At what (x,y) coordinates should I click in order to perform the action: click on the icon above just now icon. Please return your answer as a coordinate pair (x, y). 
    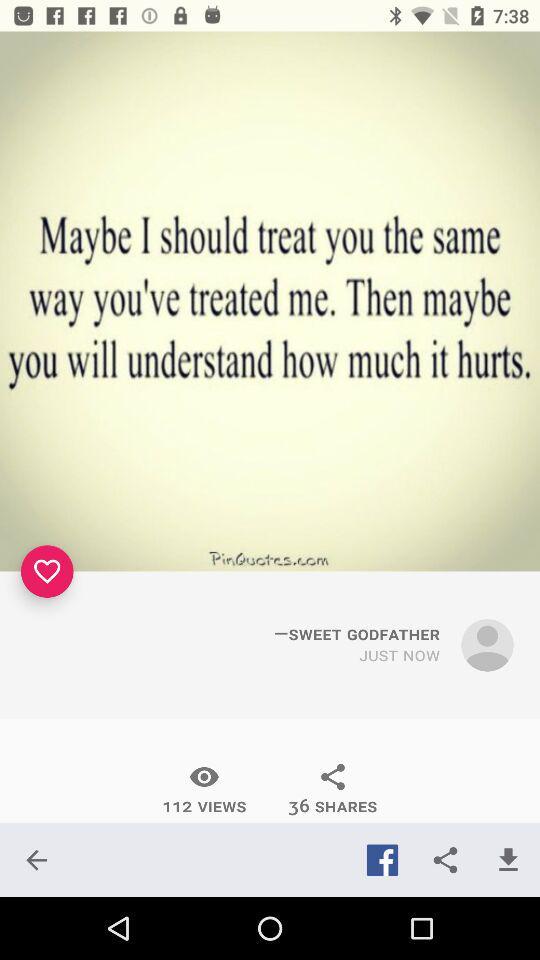
    Looking at the image, I should click on (356, 628).